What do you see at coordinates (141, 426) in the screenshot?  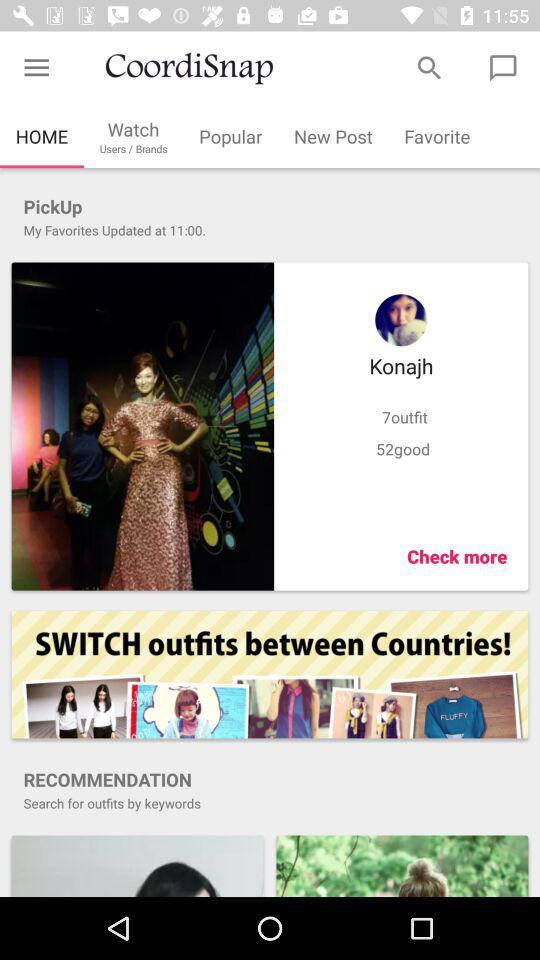 I see `larger image` at bounding box center [141, 426].